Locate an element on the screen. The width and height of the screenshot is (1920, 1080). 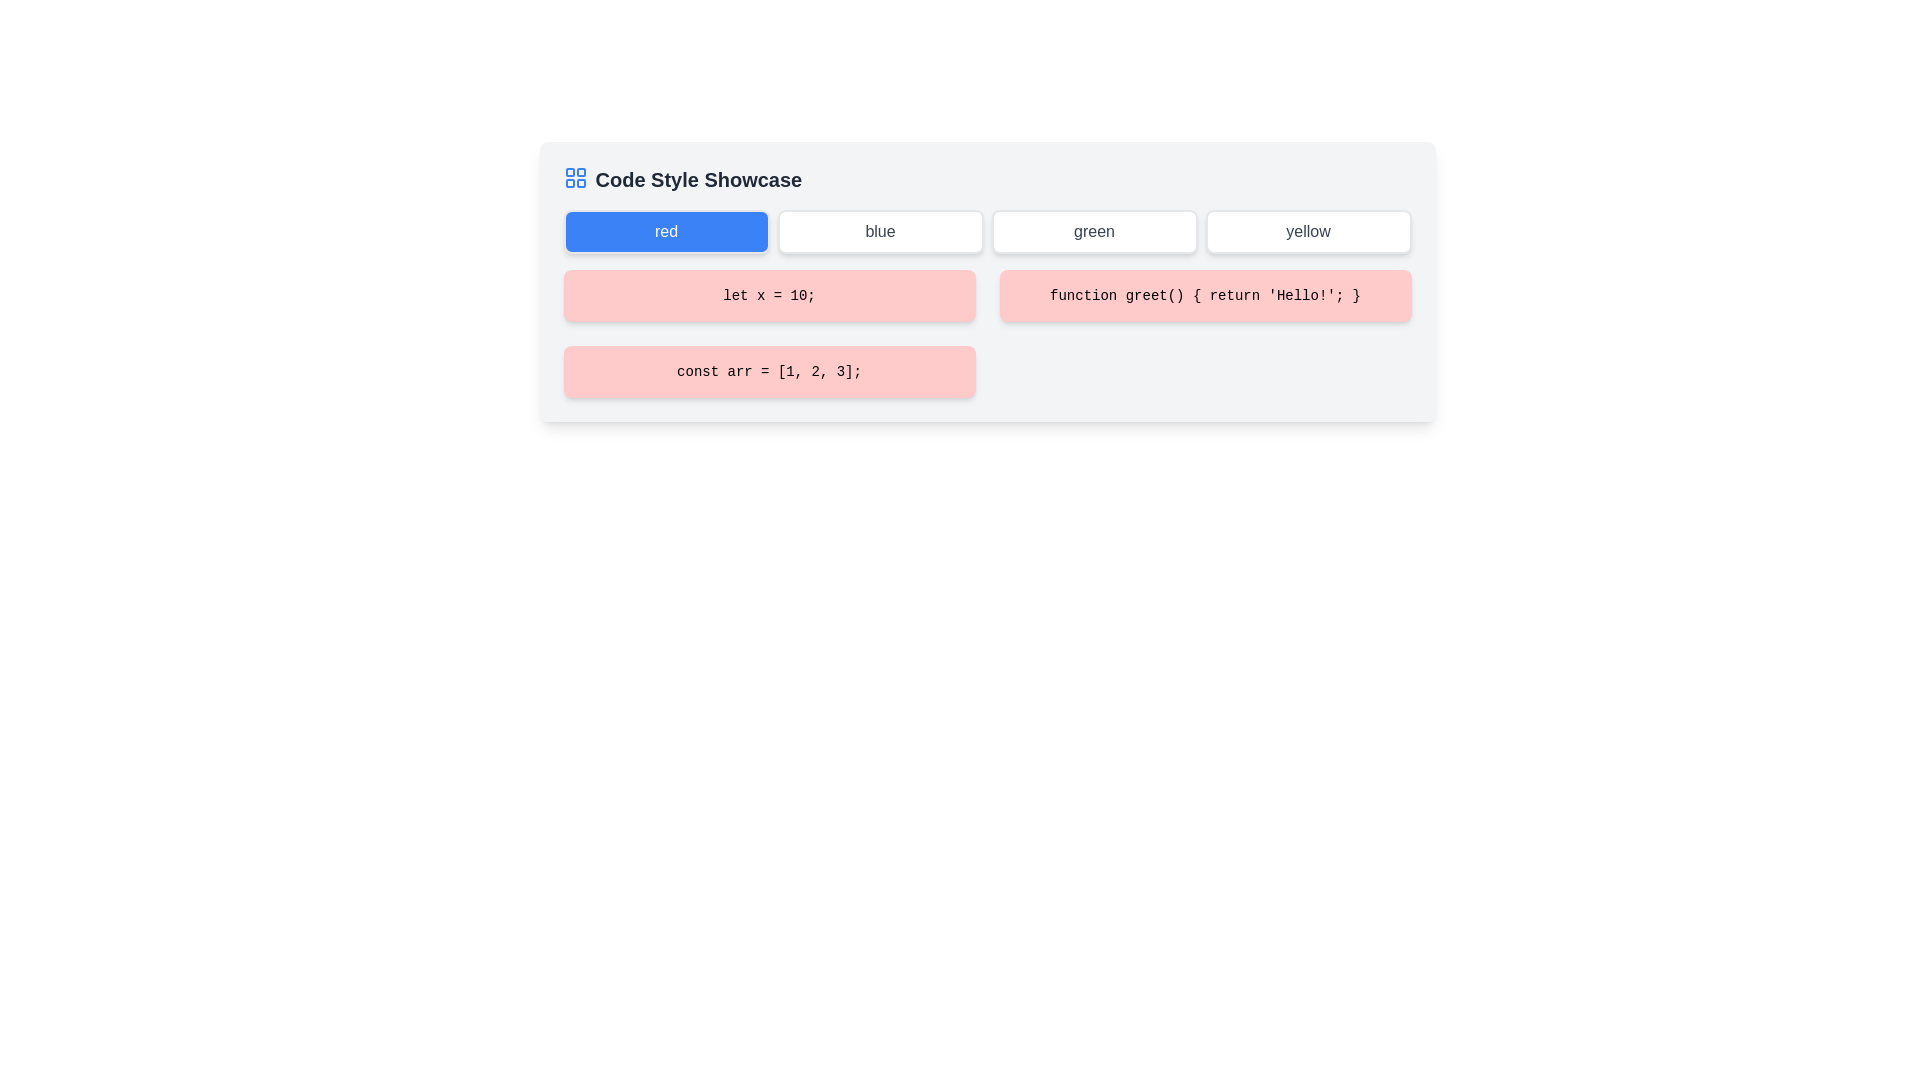
the first button labeled 'red' located below the 'Code Style Showcase' heading is located at coordinates (666, 230).